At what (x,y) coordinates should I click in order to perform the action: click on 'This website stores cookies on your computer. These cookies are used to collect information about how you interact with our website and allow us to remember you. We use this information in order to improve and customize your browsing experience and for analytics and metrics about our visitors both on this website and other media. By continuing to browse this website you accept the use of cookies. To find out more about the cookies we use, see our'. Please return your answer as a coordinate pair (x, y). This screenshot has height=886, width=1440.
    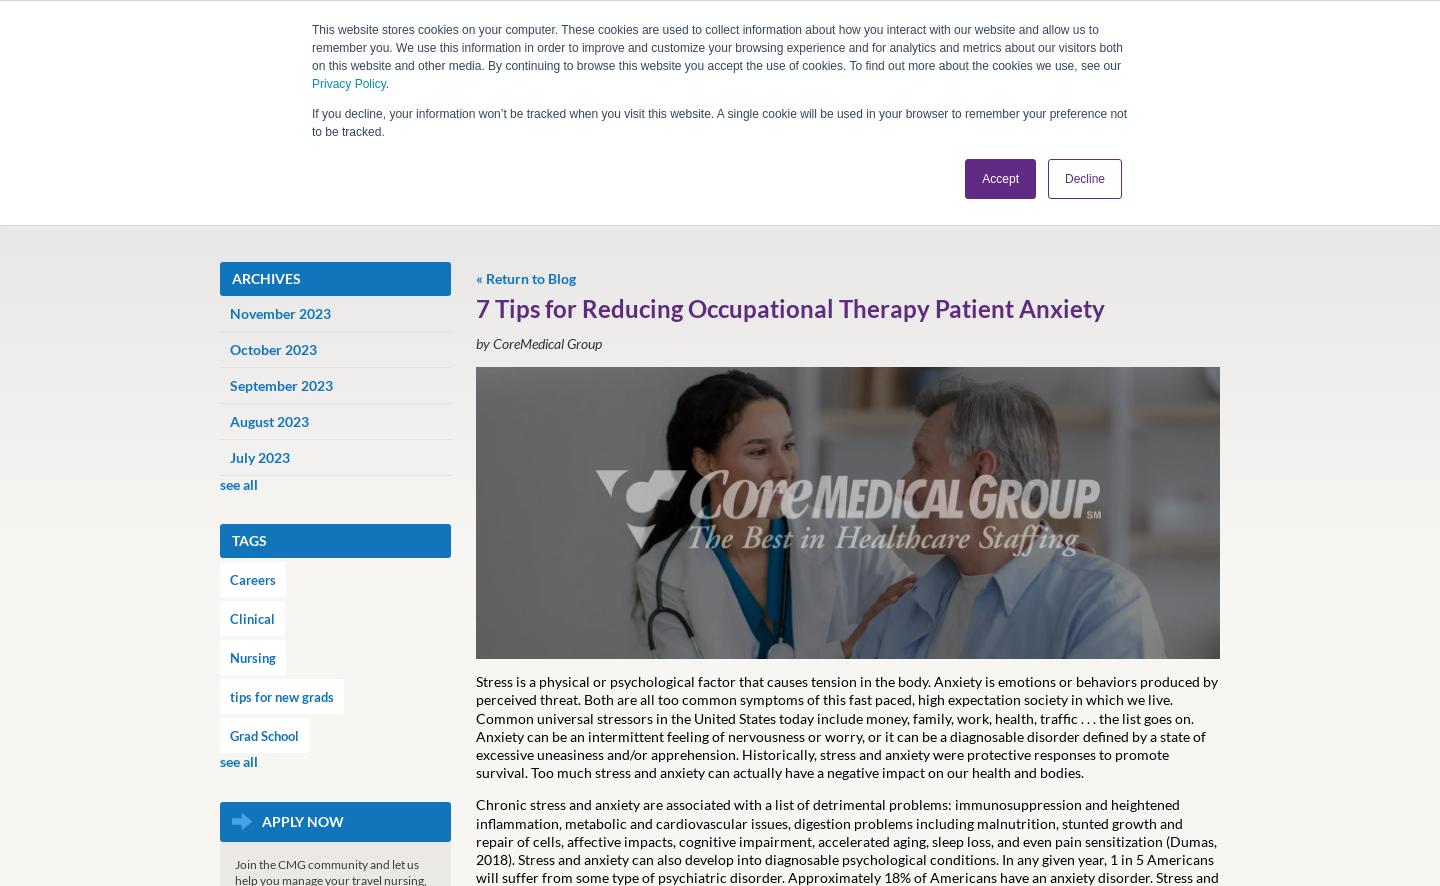
    Looking at the image, I should click on (716, 47).